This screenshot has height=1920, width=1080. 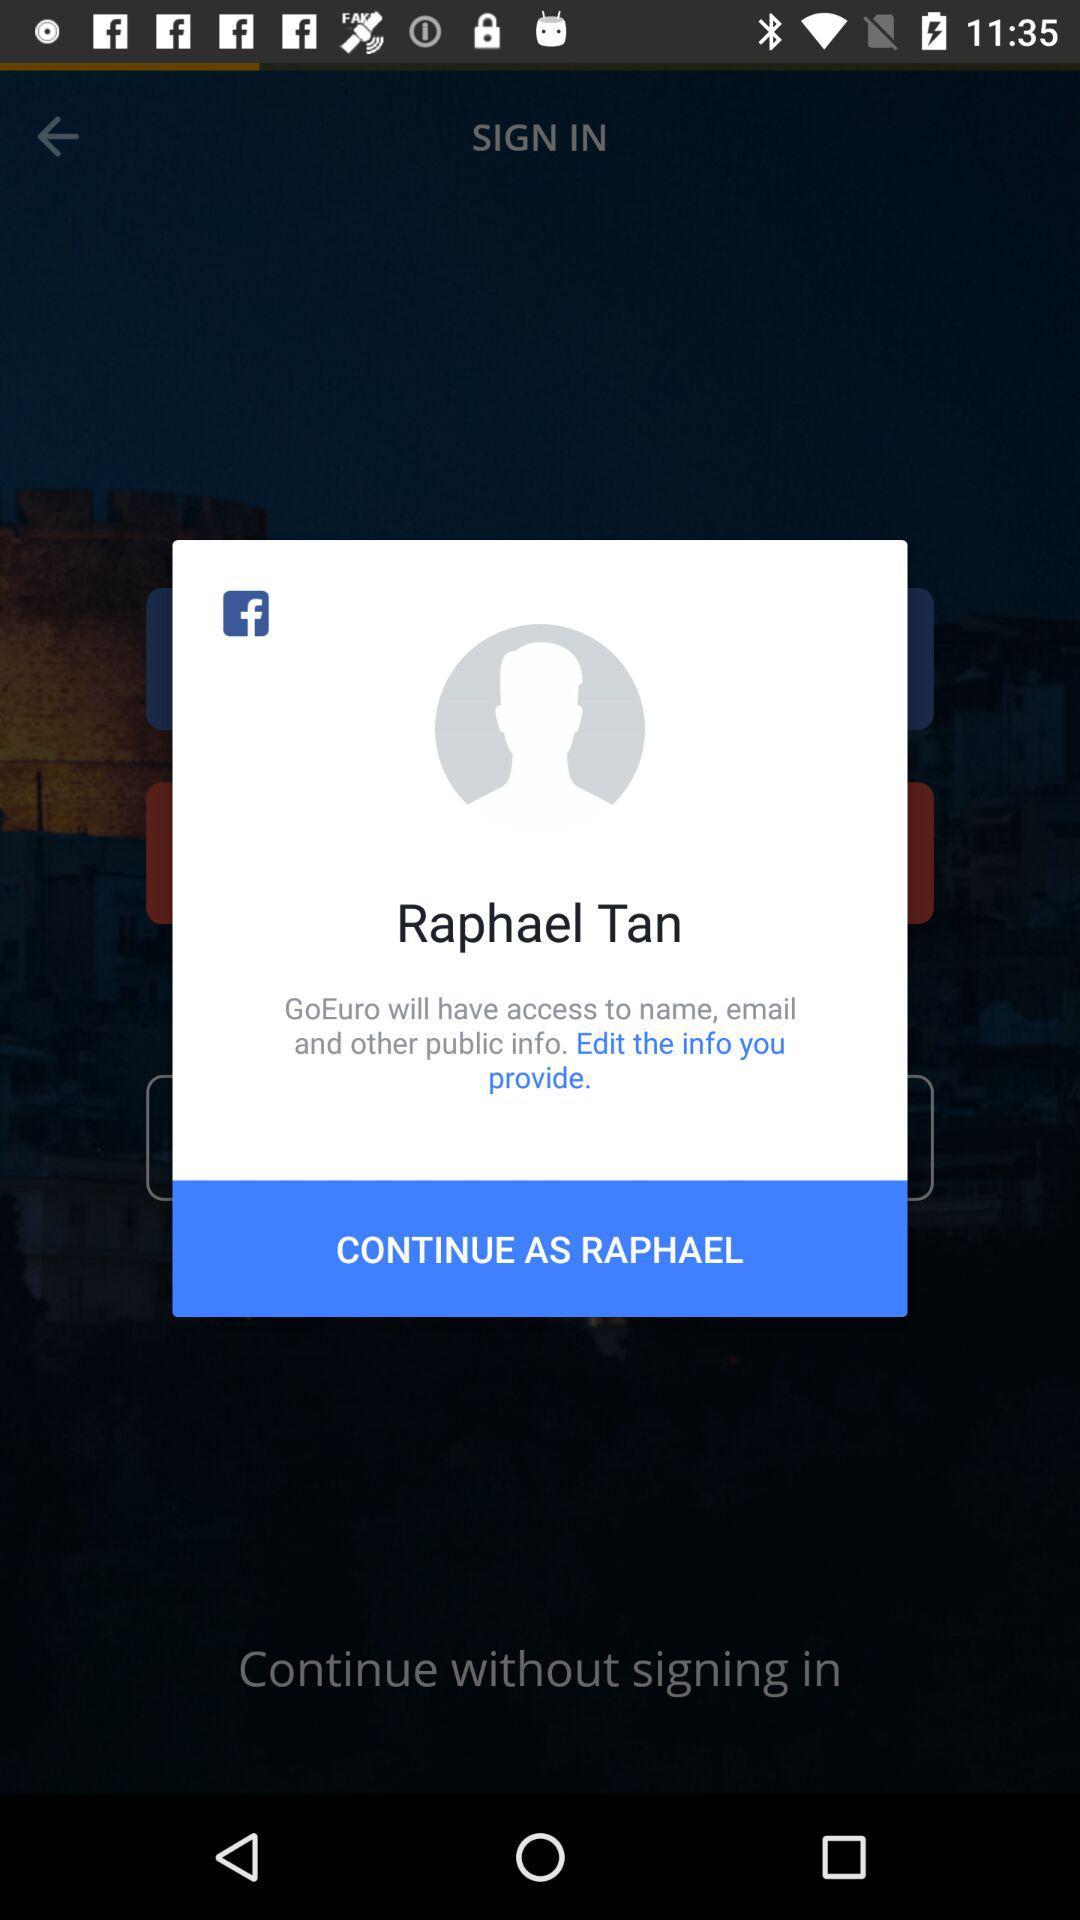 What do you see at coordinates (540, 1247) in the screenshot?
I see `the continue as raphael` at bounding box center [540, 1247].